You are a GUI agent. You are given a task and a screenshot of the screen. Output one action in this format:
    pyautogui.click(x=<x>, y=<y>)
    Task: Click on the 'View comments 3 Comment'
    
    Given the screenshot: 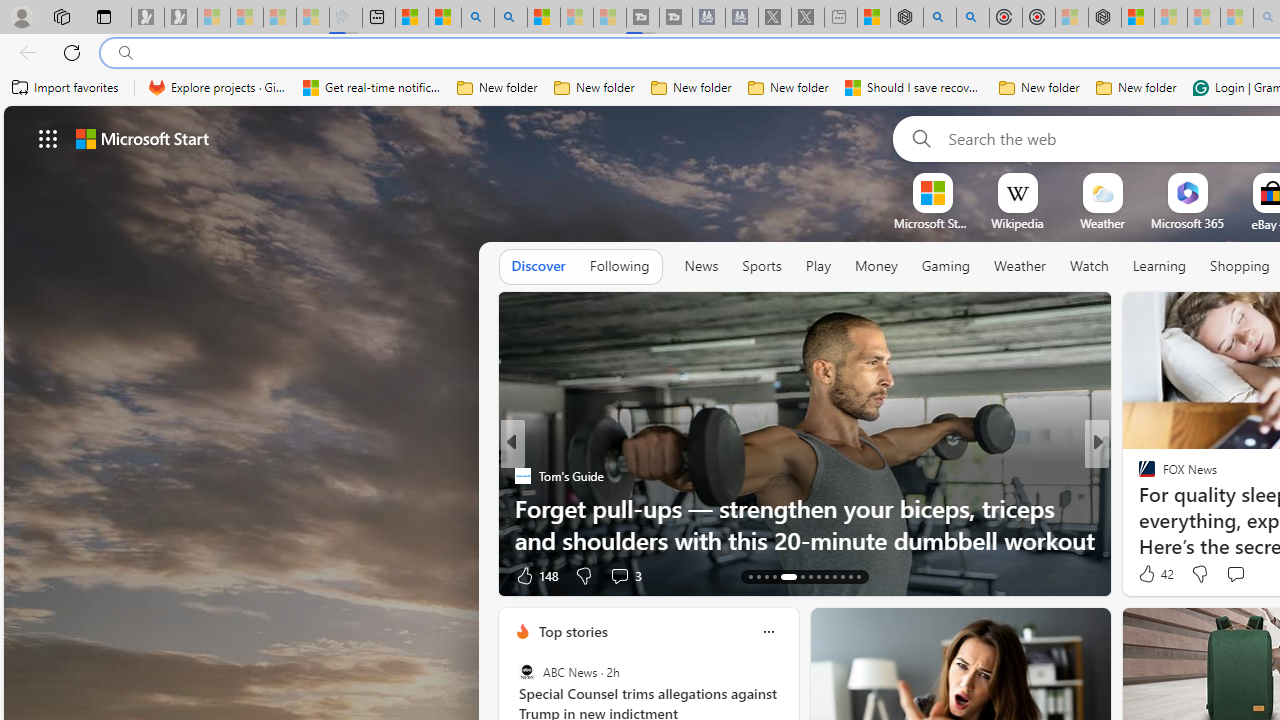 What is the action you would take?
    pyautogui.click(x=618, y=575)
    